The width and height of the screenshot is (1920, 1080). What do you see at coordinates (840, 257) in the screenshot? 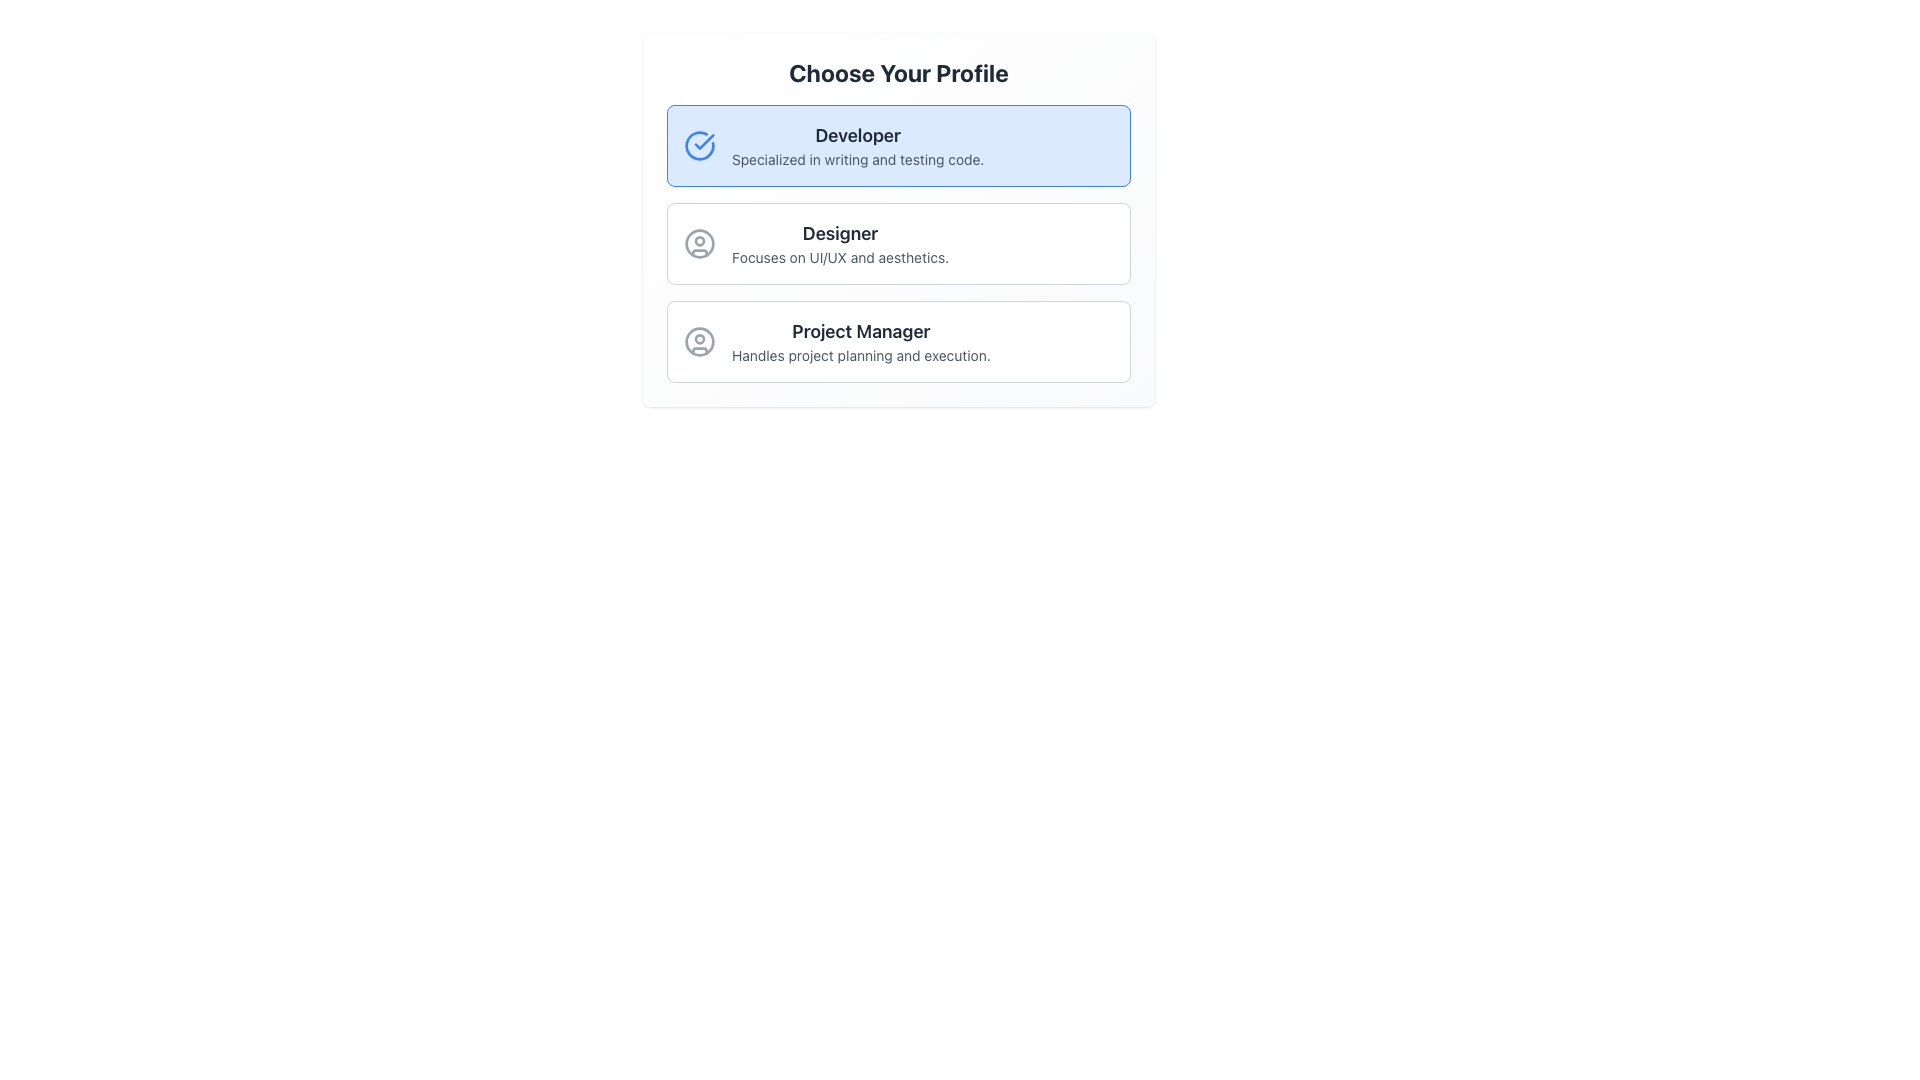
I see `the descriptive text element located directly beneath the 'Designer' label, which provides additional information about the profile option` at bounding box center [840, 257].